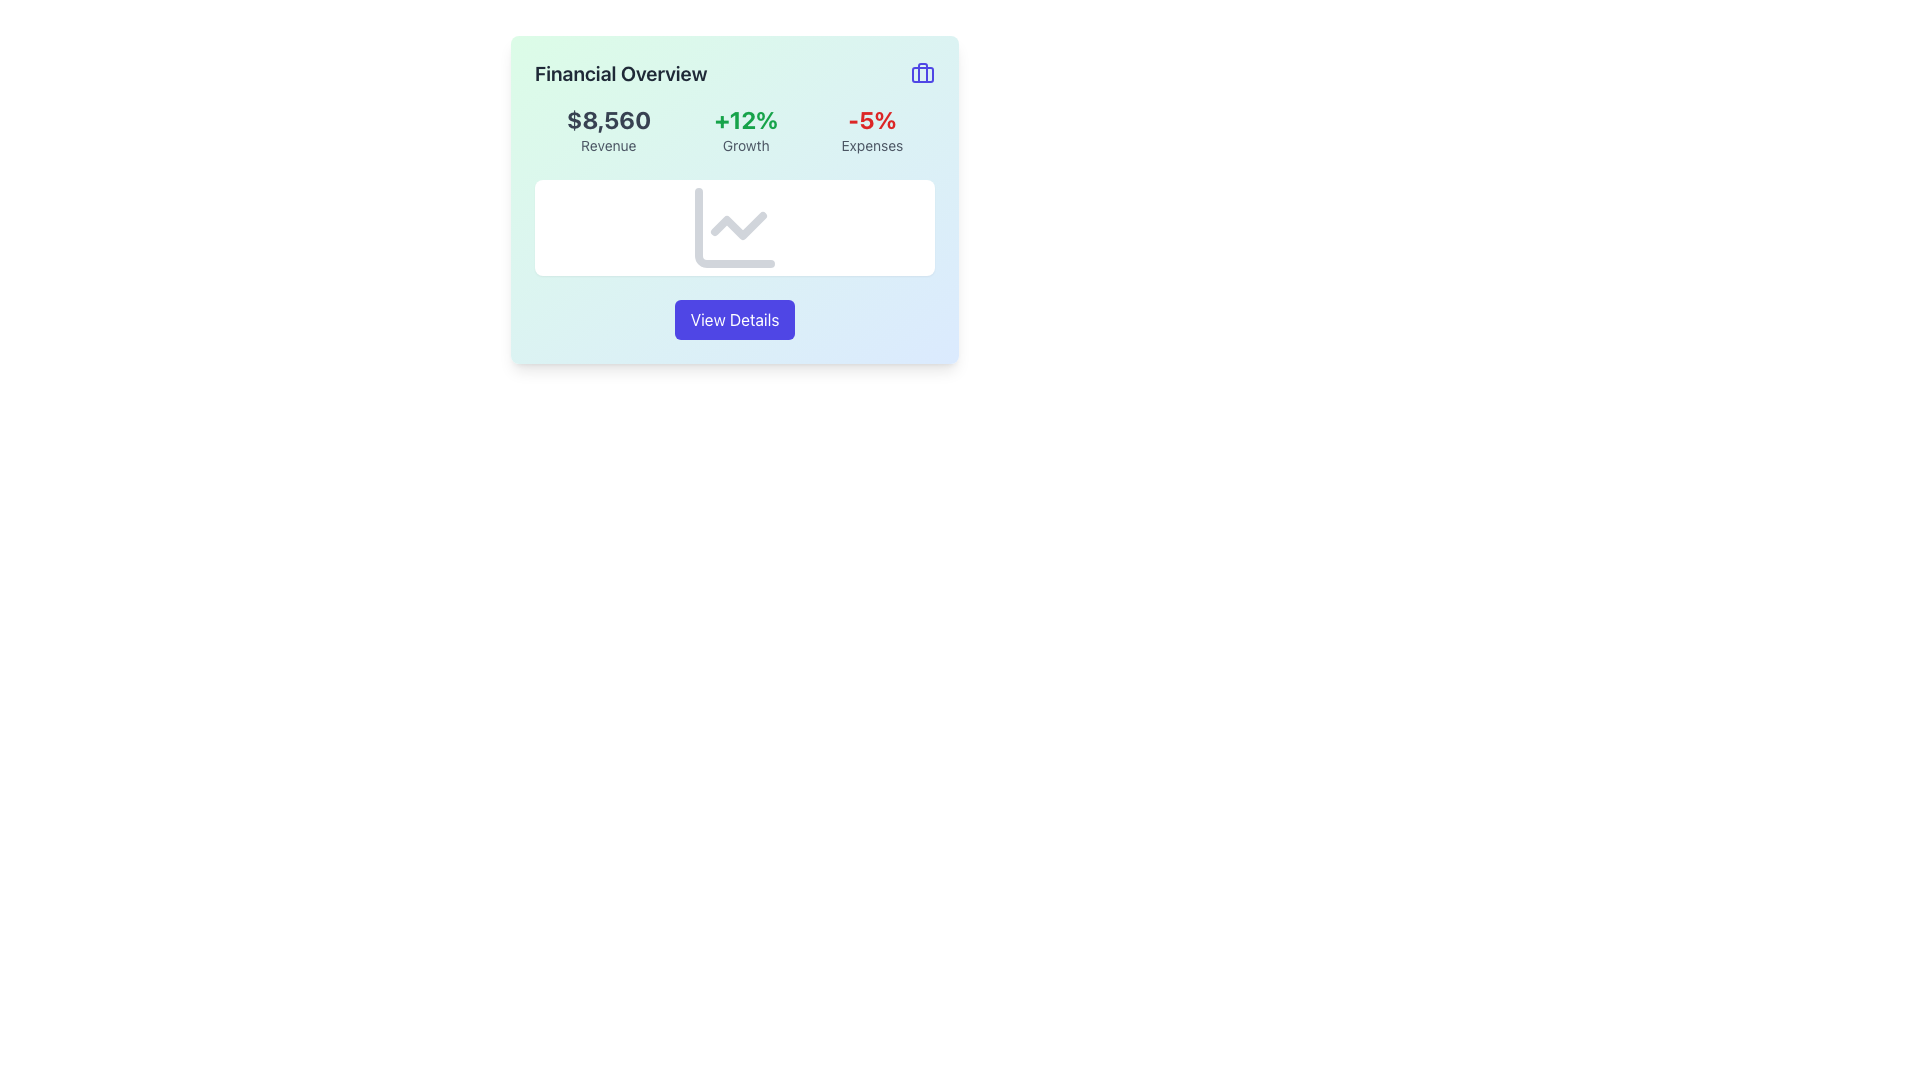  What do you see at coordinates (745, 145) in the screenshot?
I see `text label 'Growth' located beneath the '+12%' text in the financial overview section` at bounding box center [745, 145].